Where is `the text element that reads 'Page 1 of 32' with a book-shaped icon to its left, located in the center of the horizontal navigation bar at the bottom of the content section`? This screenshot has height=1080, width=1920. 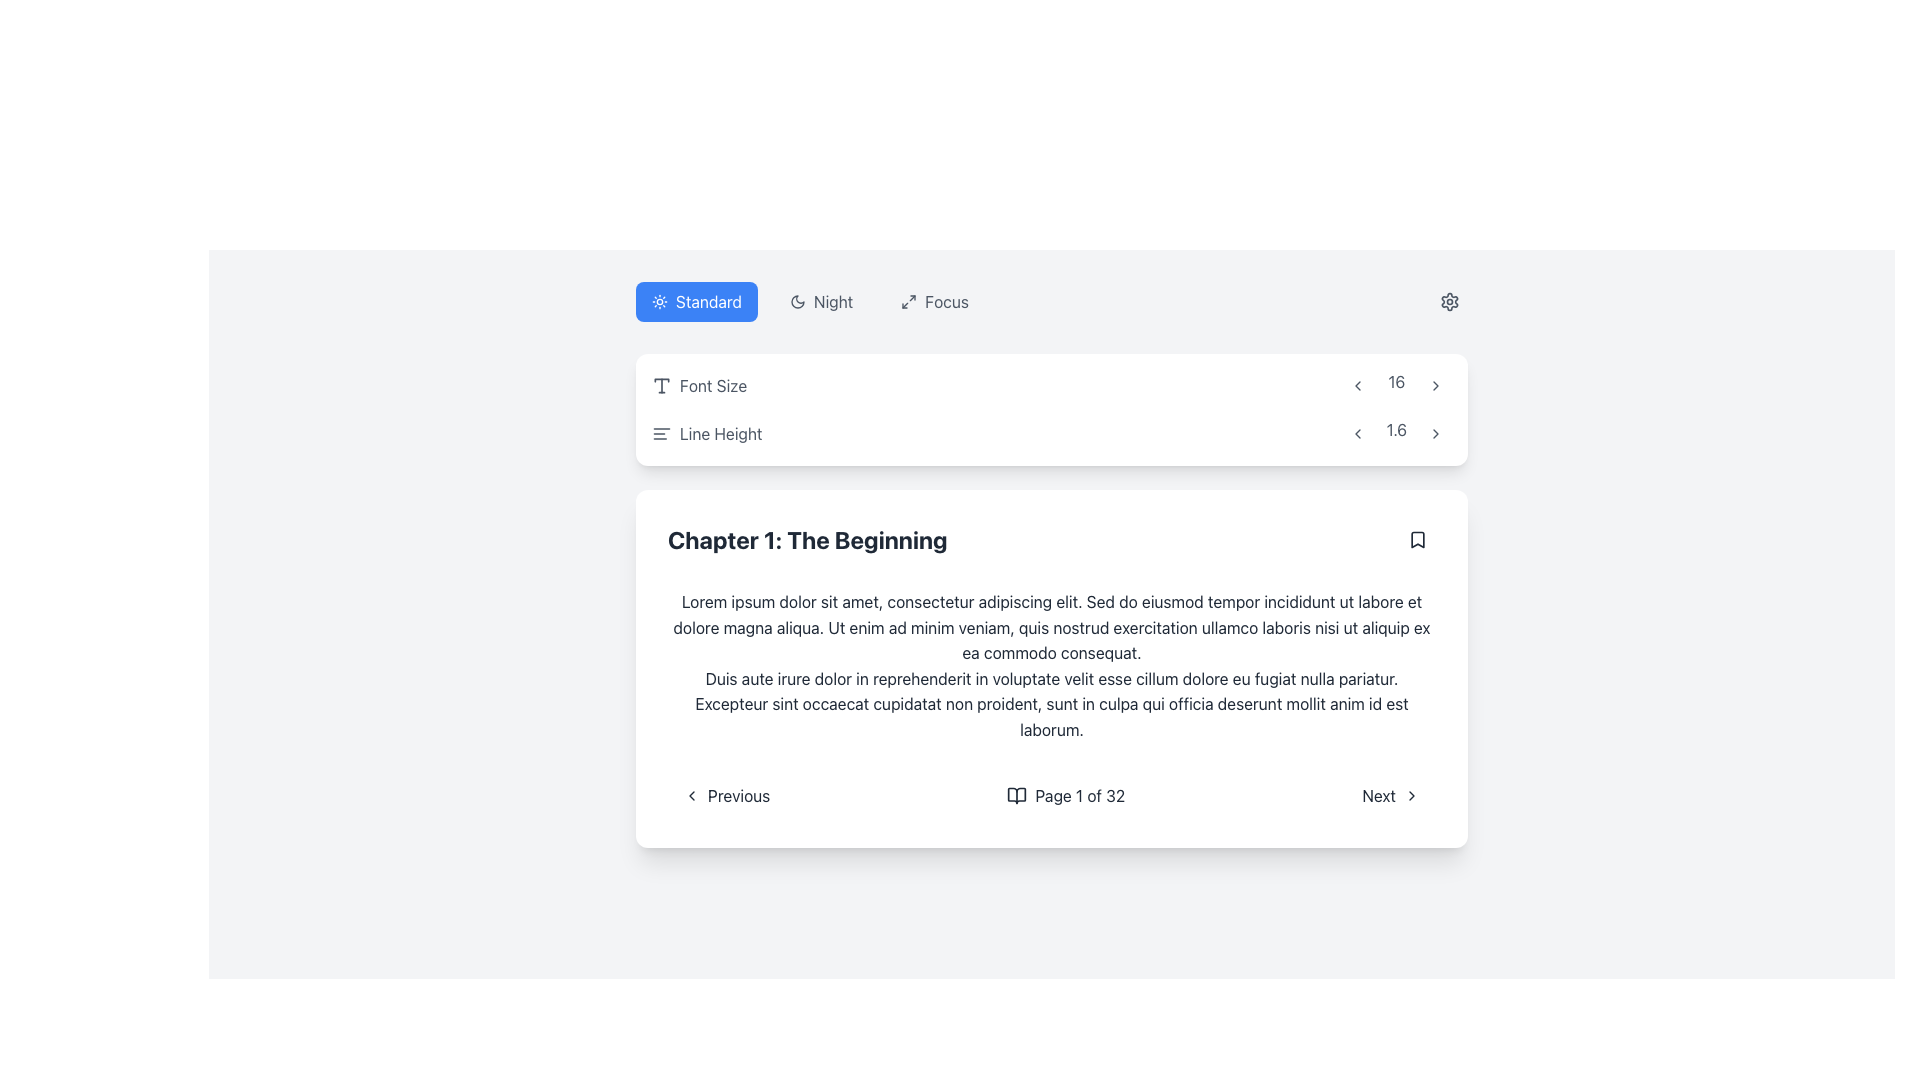
the text element that reads 'Page 1 of 32' with a book-shaped icon to its left, located in the center of the horizontal navigation bar at the bottom of the content section is located at coordinates (1065, 794).